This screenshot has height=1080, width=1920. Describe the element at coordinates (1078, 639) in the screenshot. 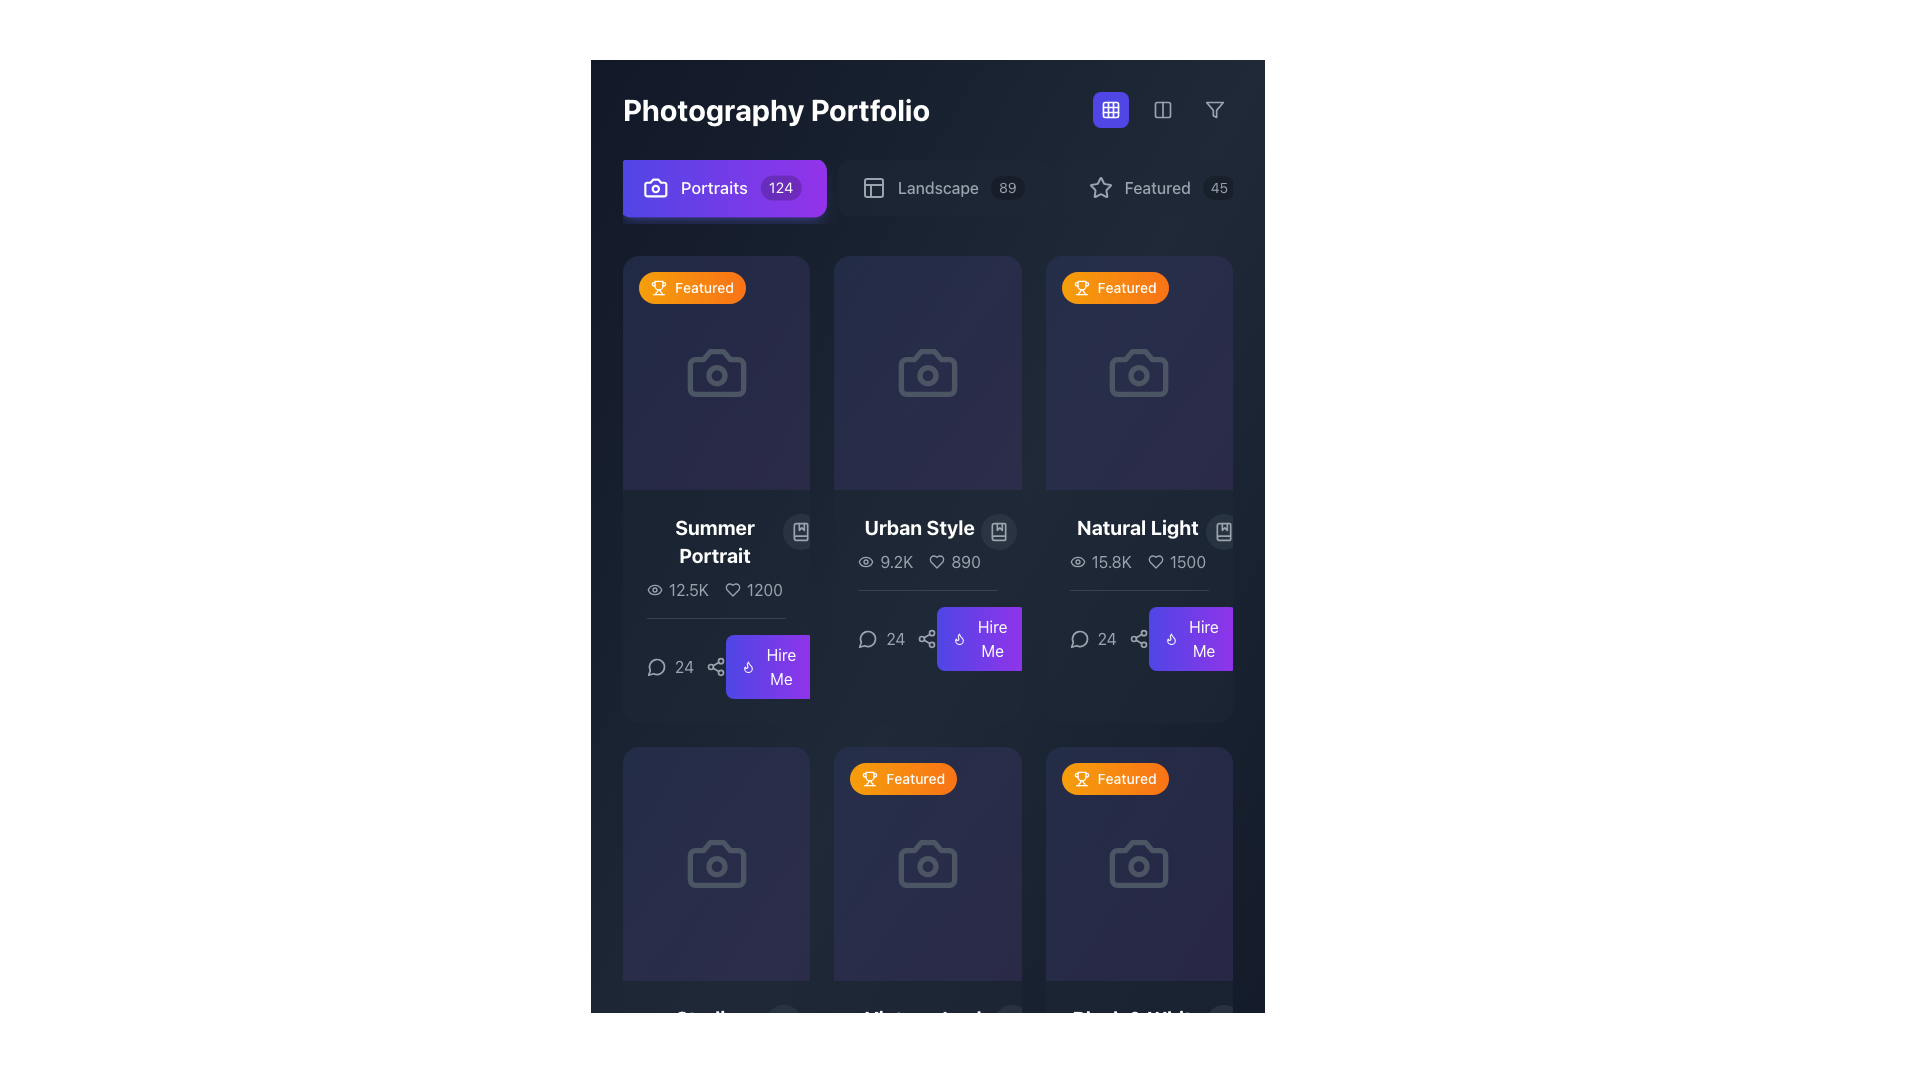

I see `the icon representing the messaging or commenting feature for the photography project titled 'Natural Light', located in the bottom-right section of its card` at that location.